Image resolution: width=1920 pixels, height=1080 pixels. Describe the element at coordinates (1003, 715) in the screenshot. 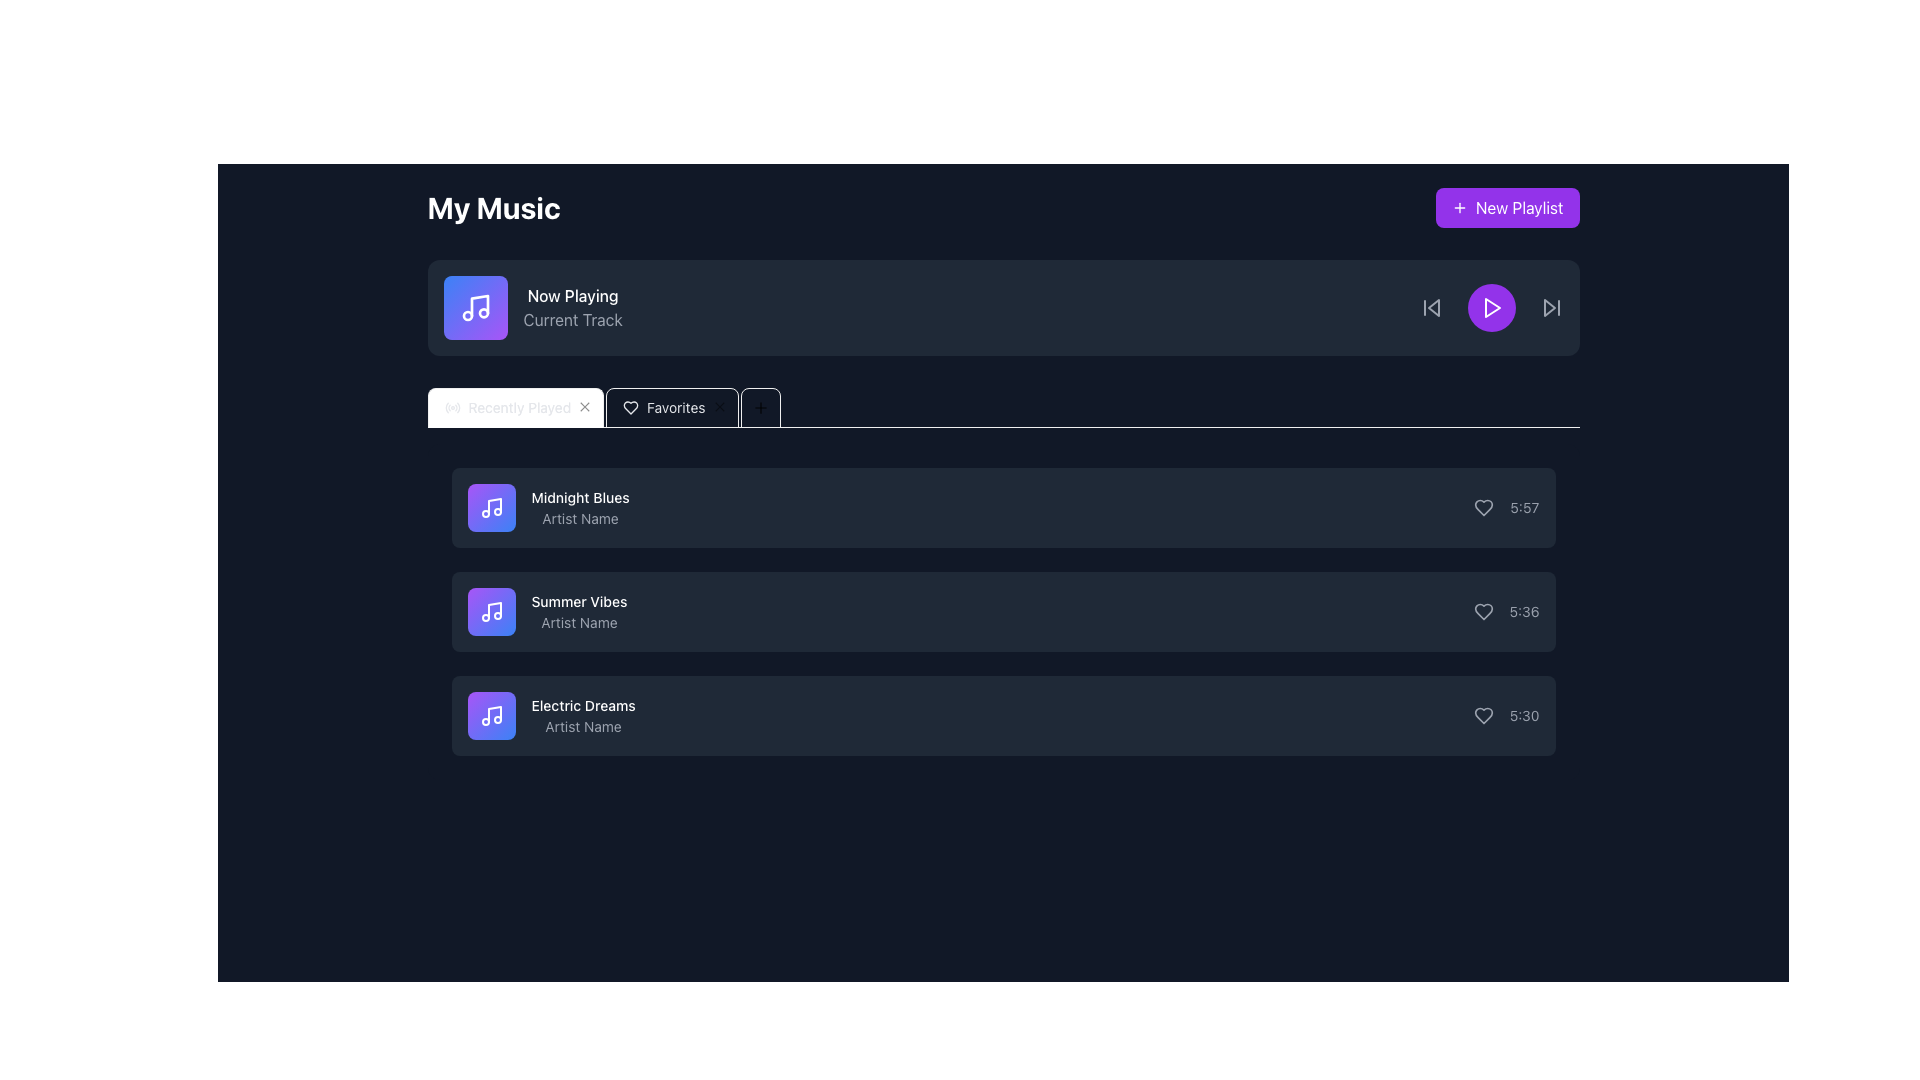

I see `the List item for 'Electric Dreams'` at that location.